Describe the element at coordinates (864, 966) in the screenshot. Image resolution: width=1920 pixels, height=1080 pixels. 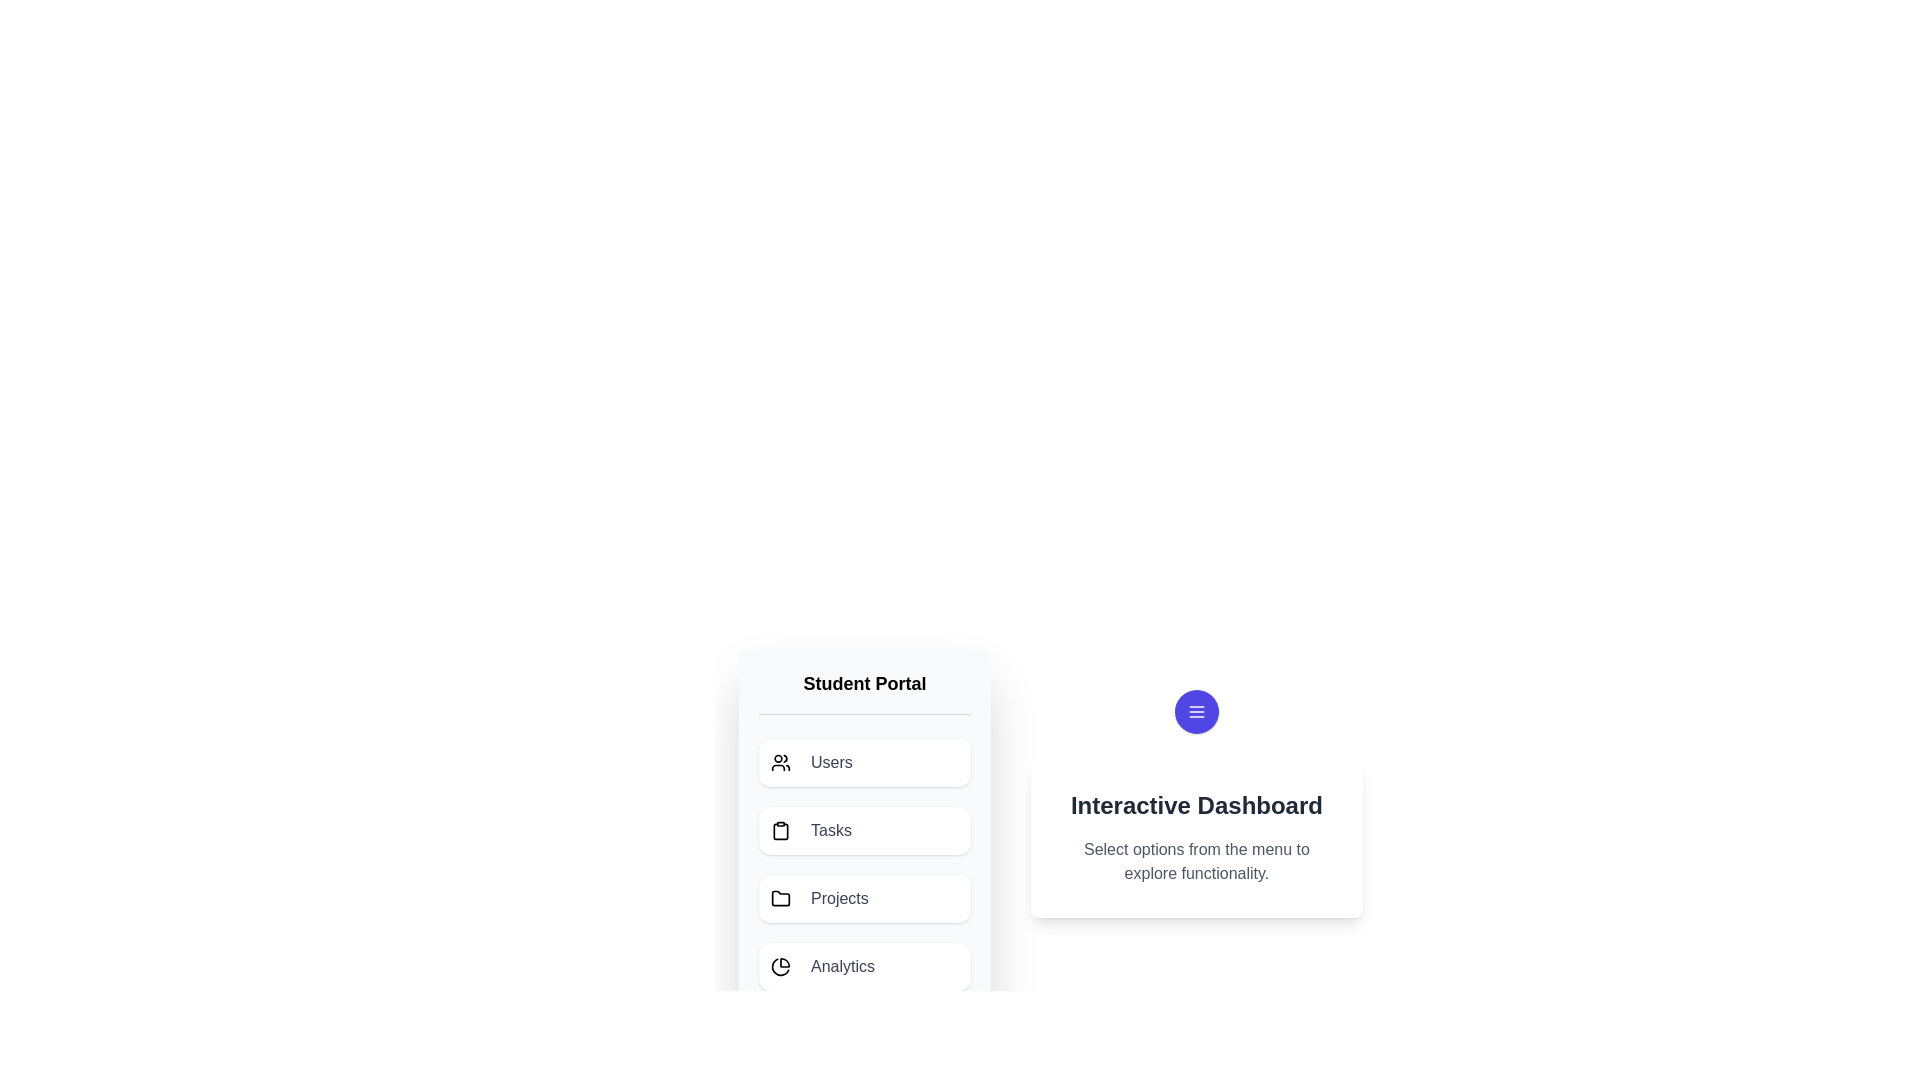
I see `the menu item Analytics from the list` at that location.